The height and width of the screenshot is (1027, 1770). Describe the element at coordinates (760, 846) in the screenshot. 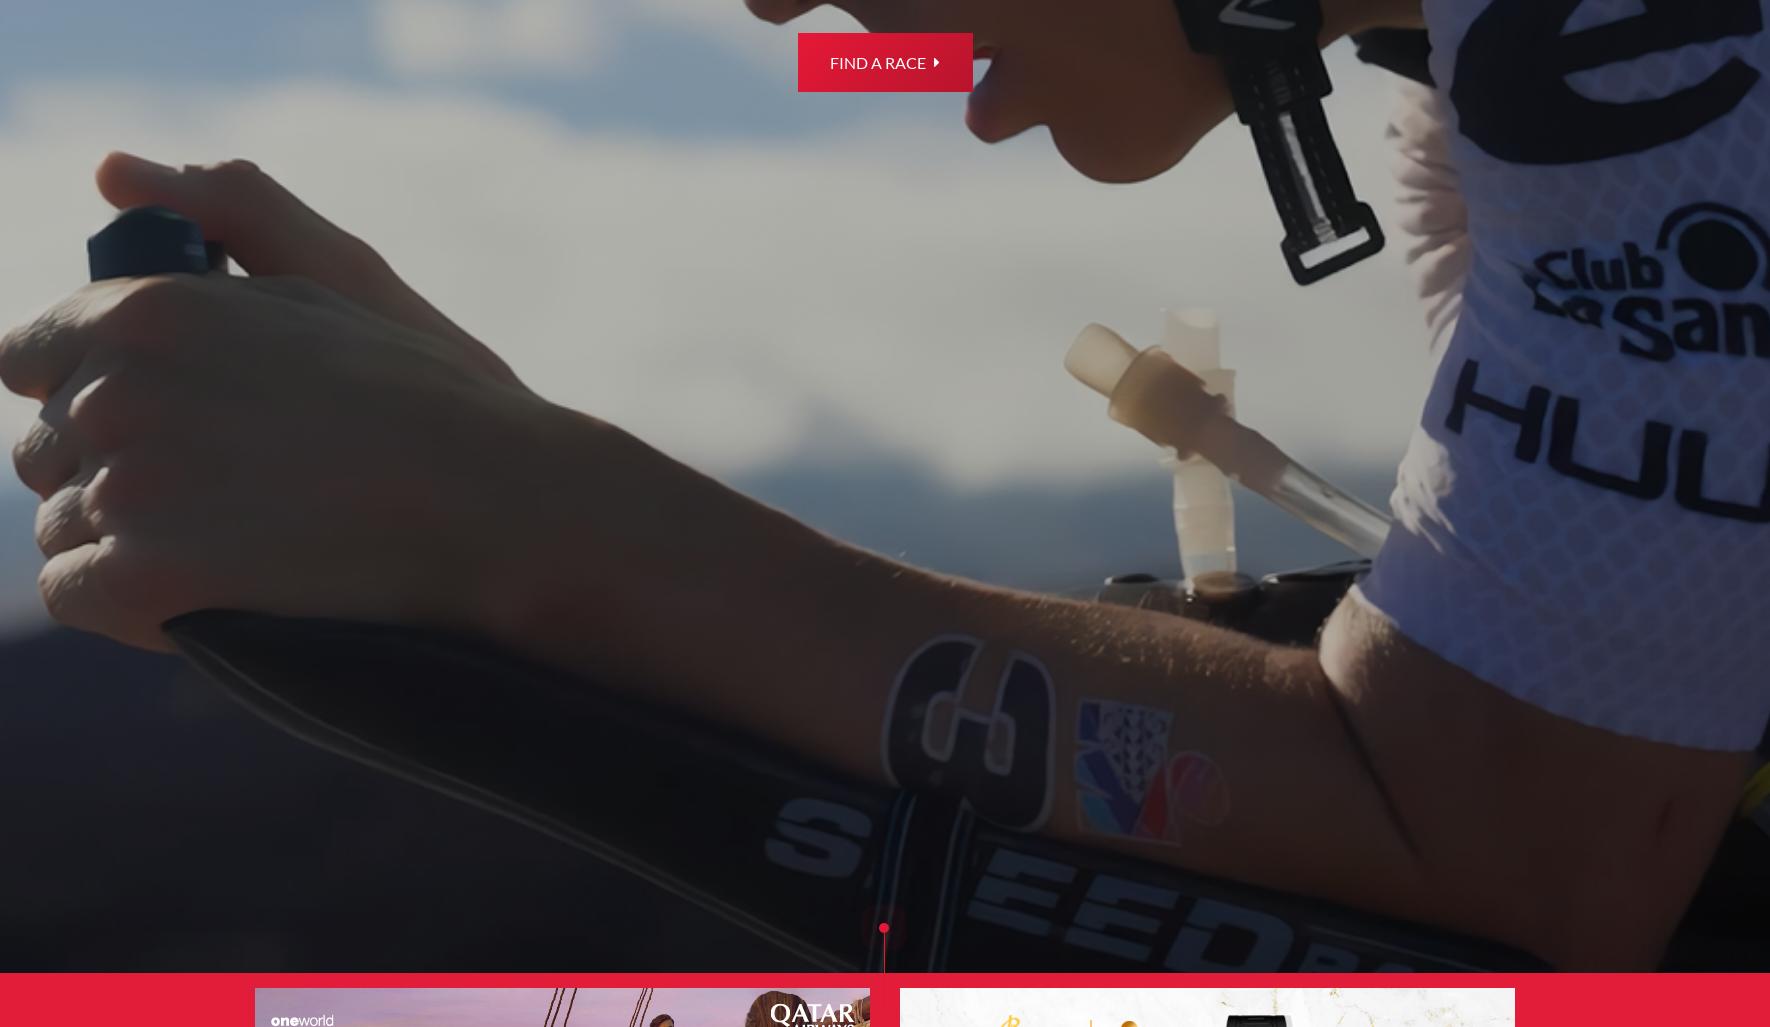

I see `'Smart Program'` at that location.